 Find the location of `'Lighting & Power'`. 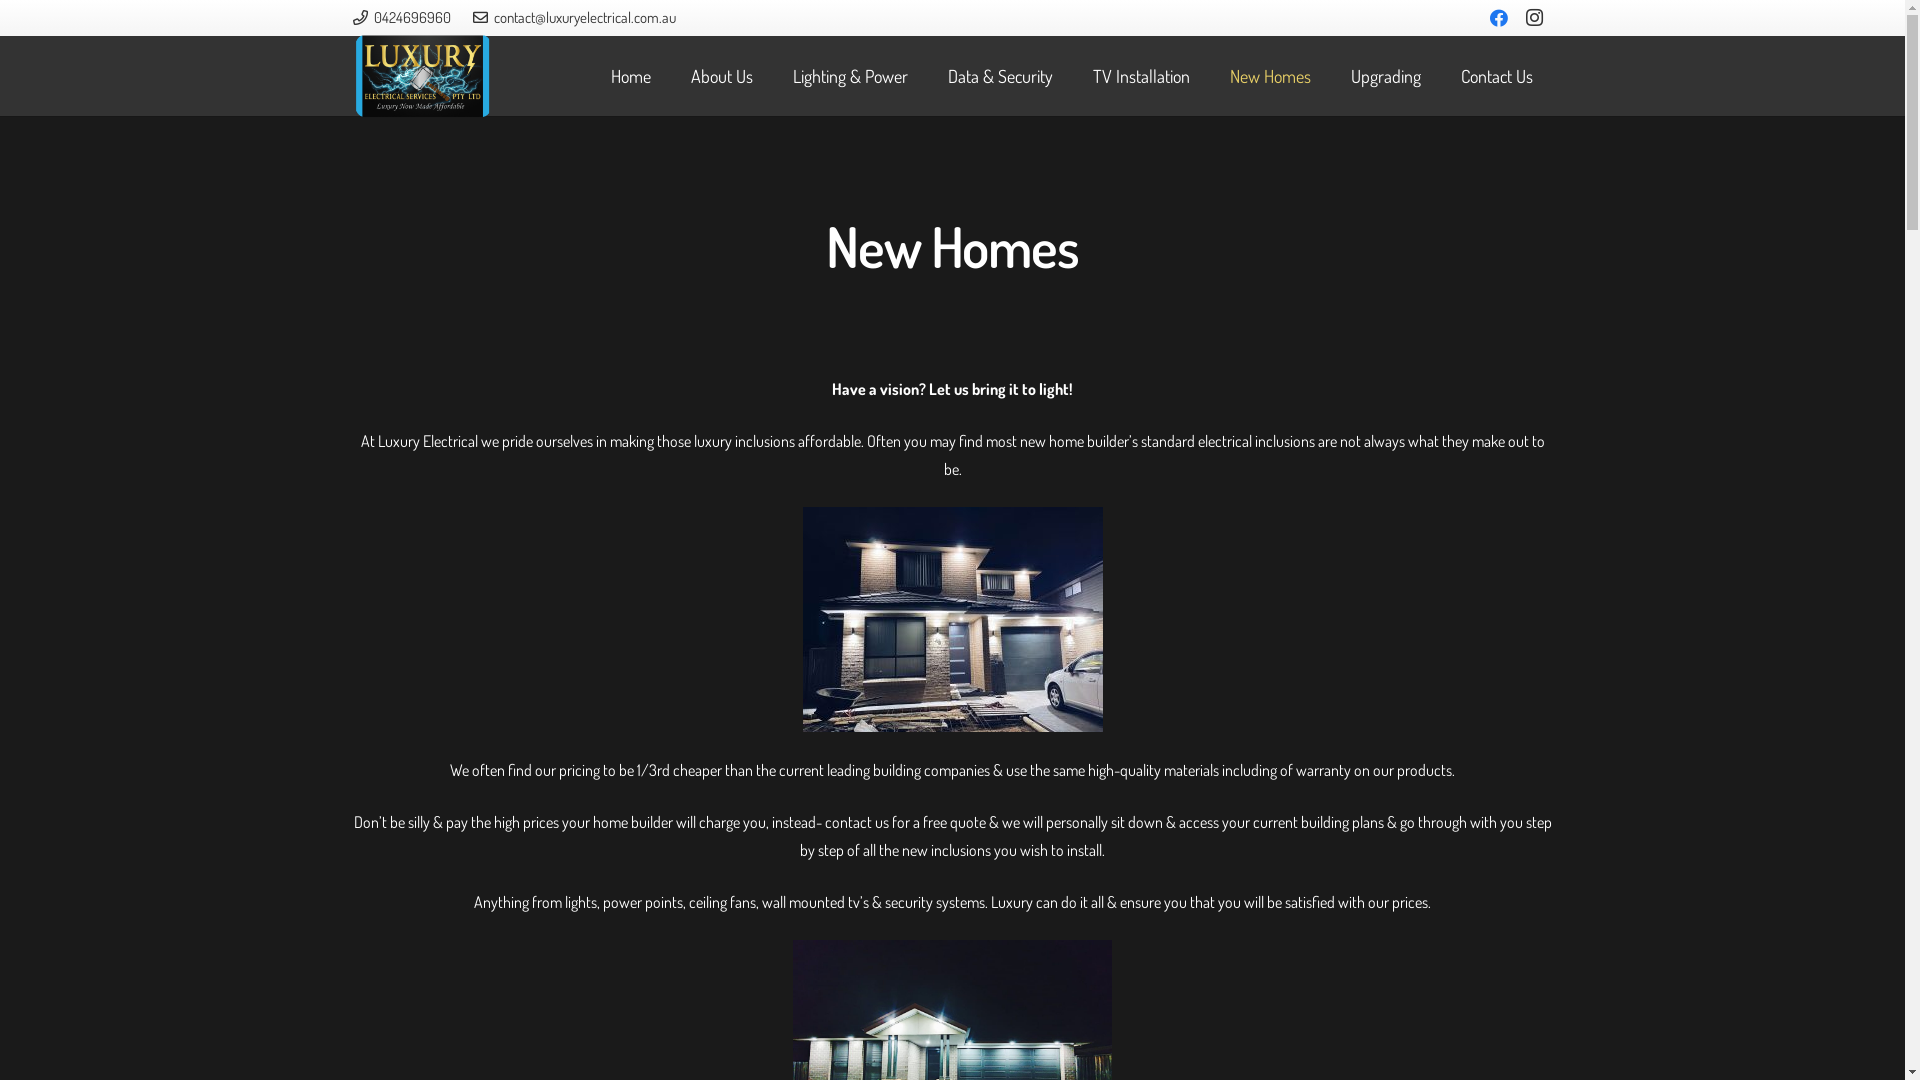

'Lighting & Power' is located at coordinates (771, 75).